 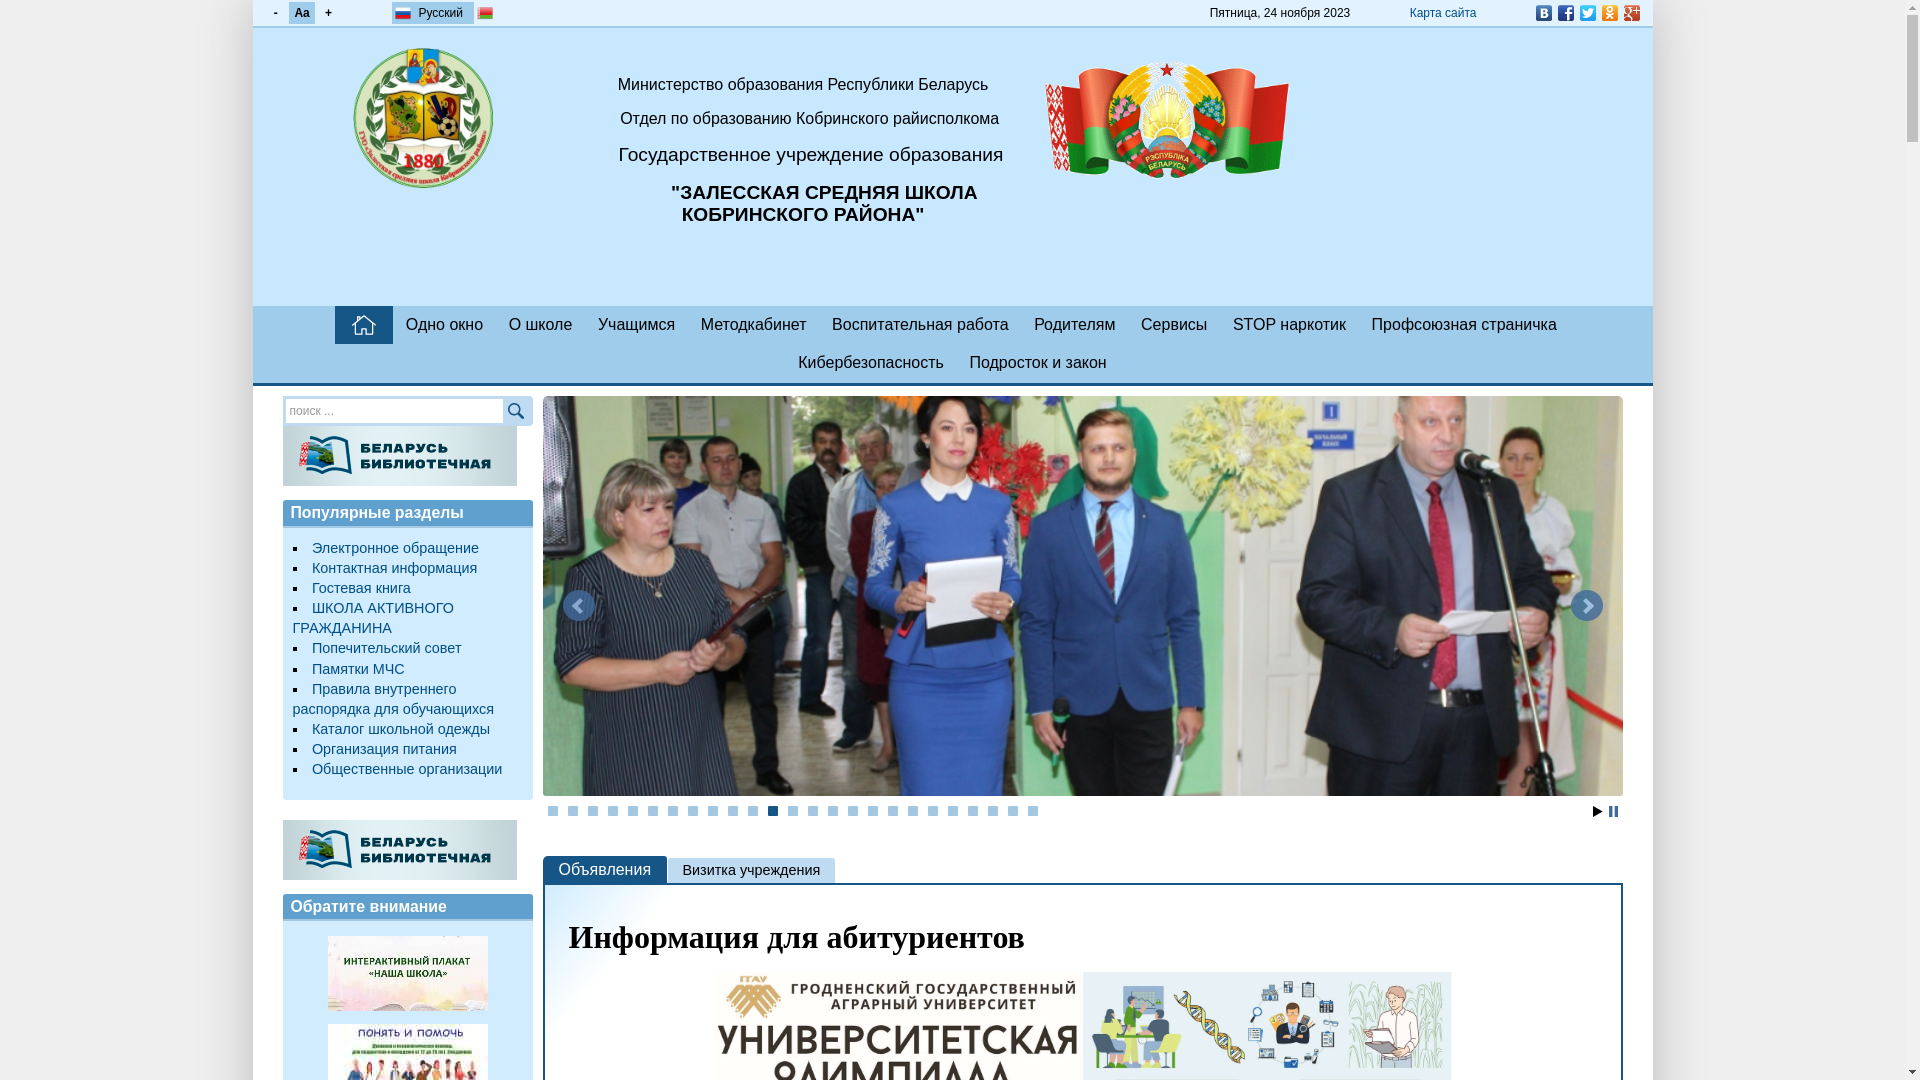 I want to click on '20', so click(x=931, y=810).